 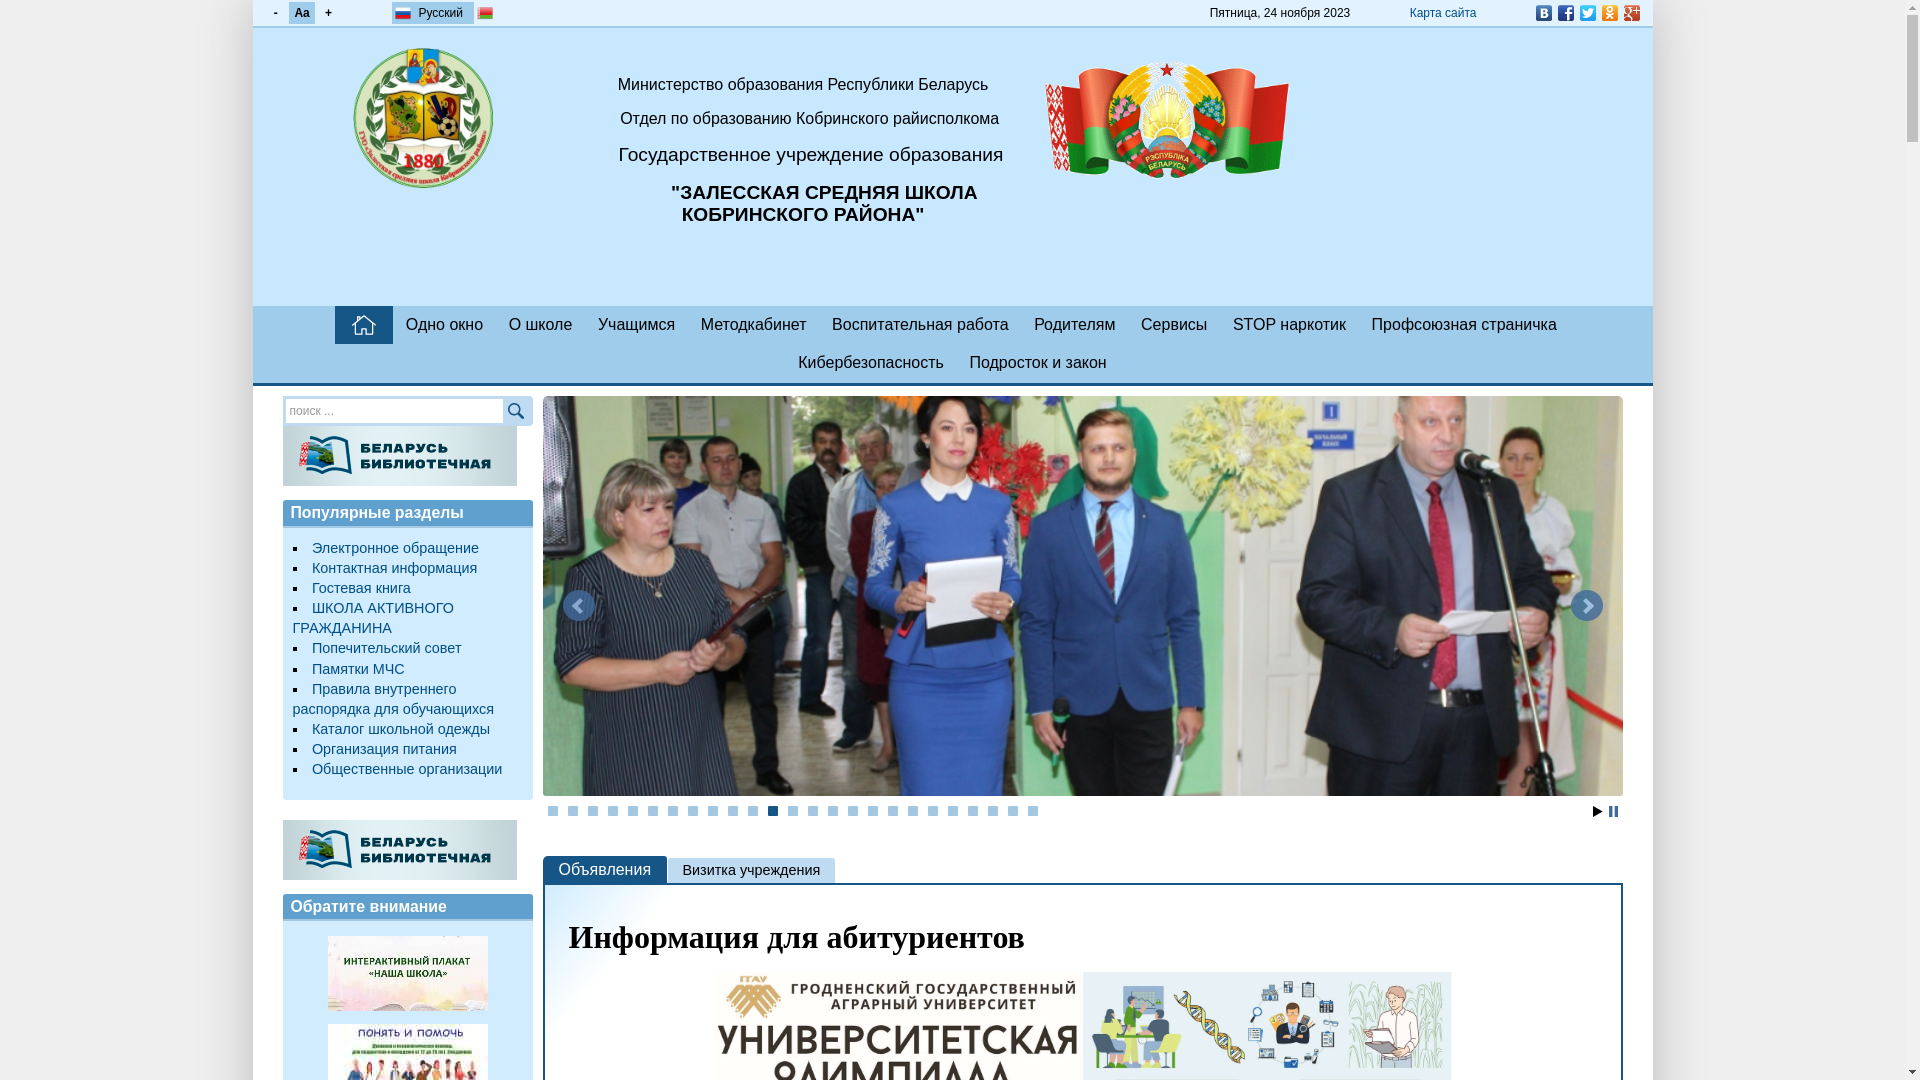 I want to click on '20', so click(x=931, y=810).